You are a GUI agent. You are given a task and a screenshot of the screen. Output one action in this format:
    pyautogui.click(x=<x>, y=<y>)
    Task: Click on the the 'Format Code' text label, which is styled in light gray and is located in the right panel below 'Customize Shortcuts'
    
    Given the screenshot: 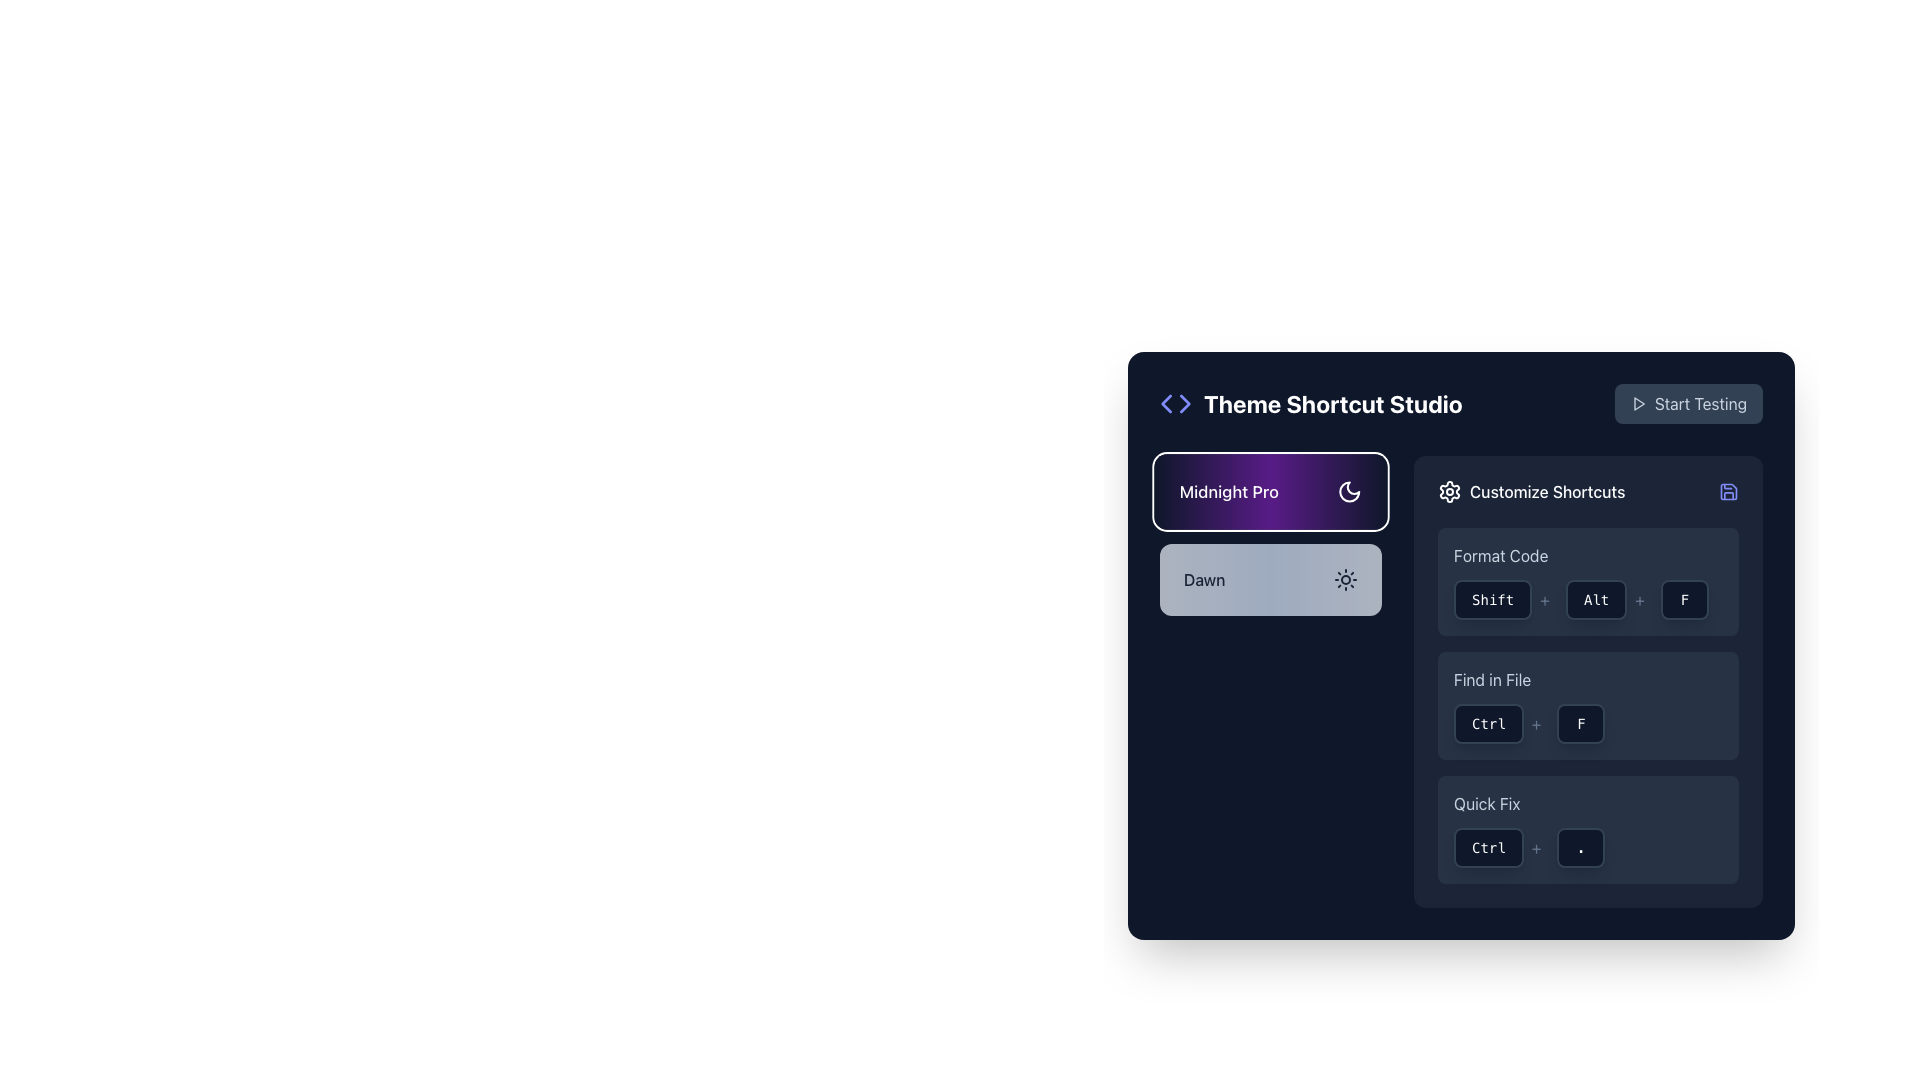 What is the action you would take?
    pyautogui.click(x=1501, y=555)
    